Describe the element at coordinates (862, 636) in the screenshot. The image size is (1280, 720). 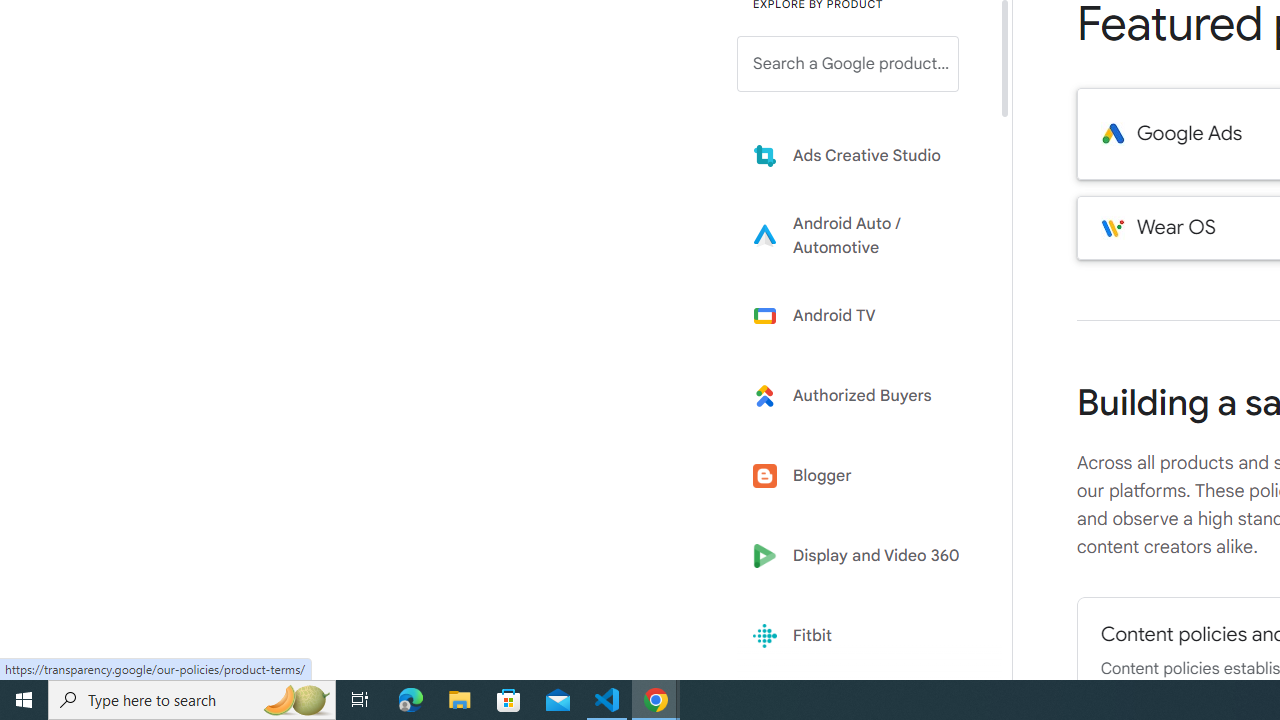
I see `'Fitbit'` at that location.